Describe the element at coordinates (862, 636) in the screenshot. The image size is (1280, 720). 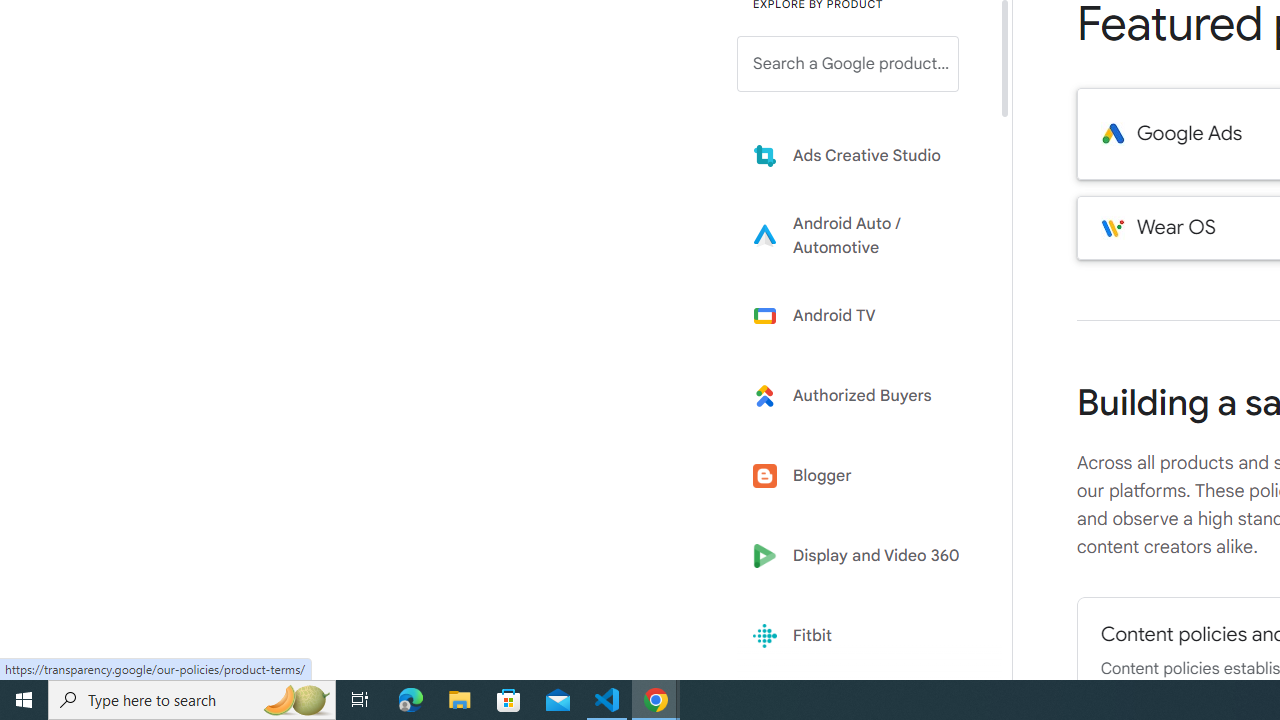
I see `'Fitbit'` at that location.